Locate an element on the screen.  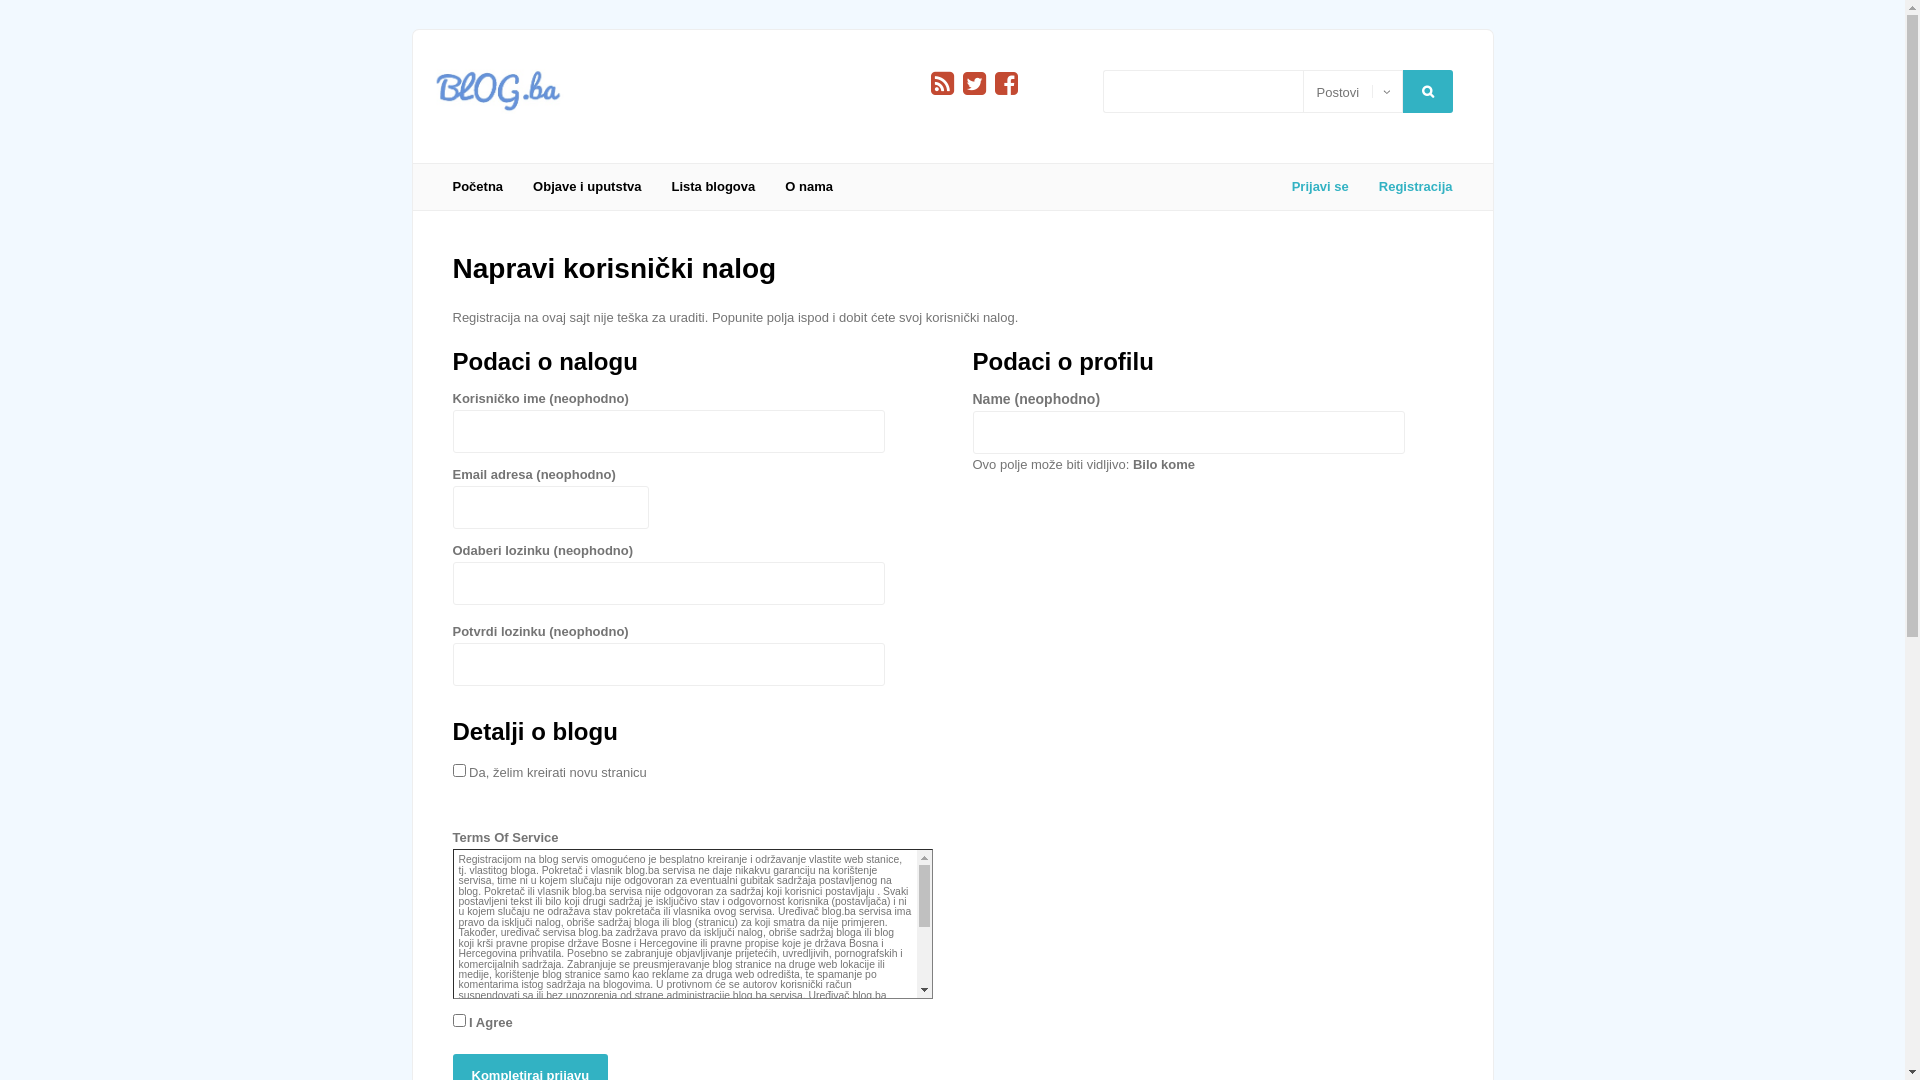
'Facebook' is located at coordinates (1005, 82).